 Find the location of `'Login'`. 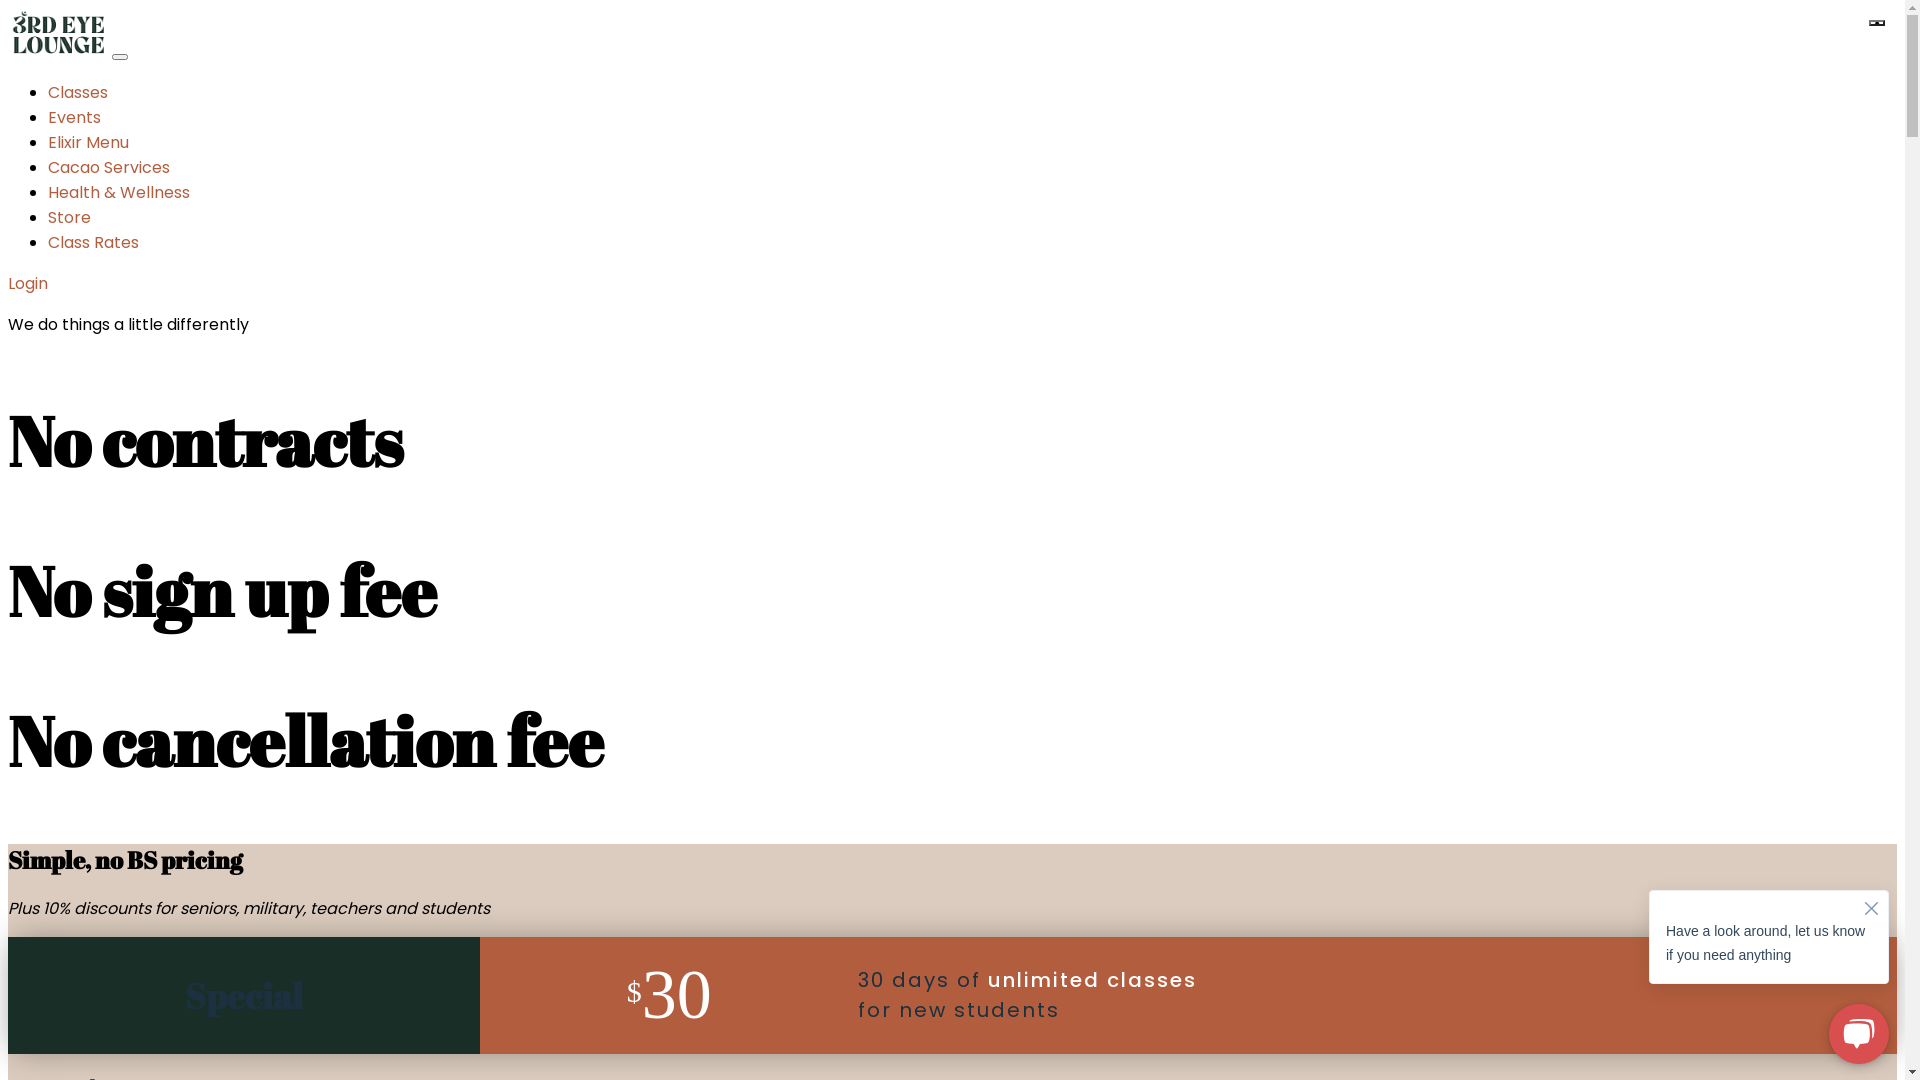

'Login' is located at coordinates (28, 283).